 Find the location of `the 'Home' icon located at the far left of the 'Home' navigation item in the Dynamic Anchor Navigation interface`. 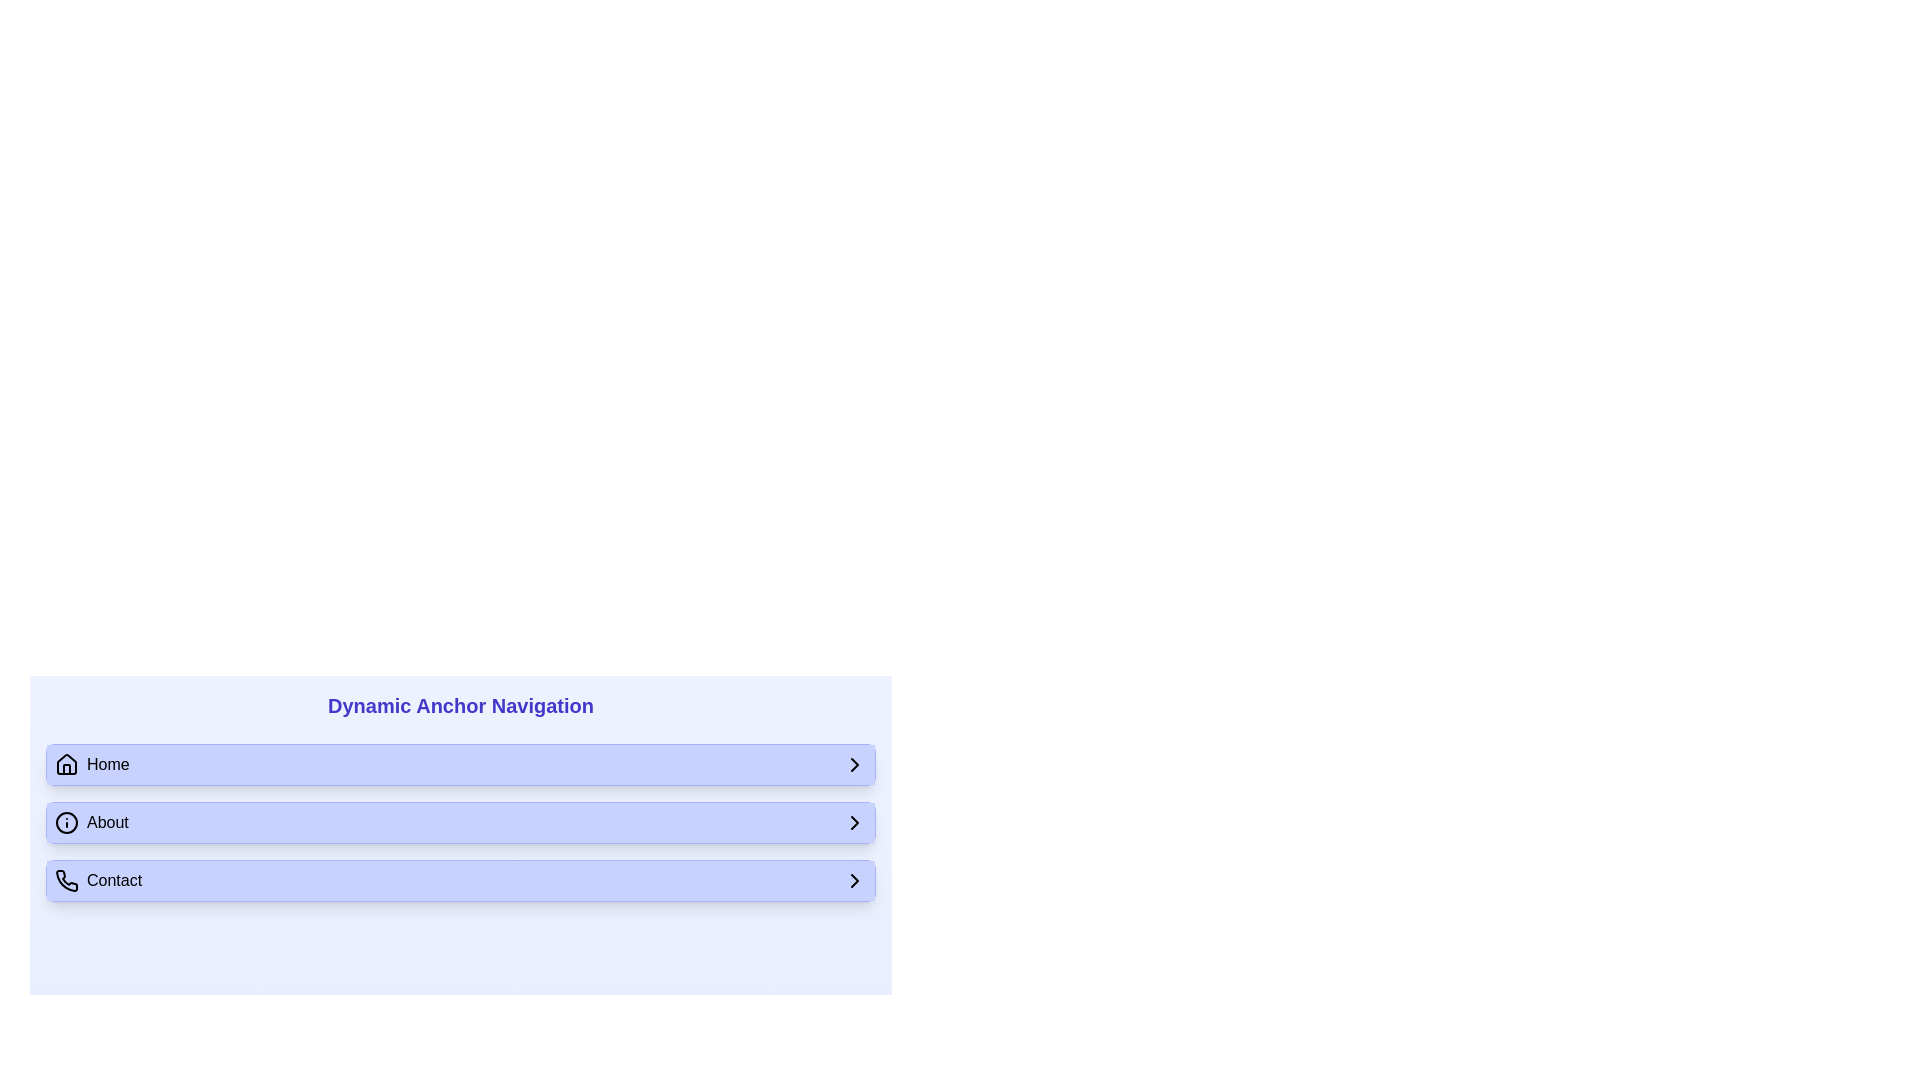

the 'Home' icon located at the far left of the 'Home' navigation item in the Dynamic Anchor Navigation interface is located at coordinates (67, 764).